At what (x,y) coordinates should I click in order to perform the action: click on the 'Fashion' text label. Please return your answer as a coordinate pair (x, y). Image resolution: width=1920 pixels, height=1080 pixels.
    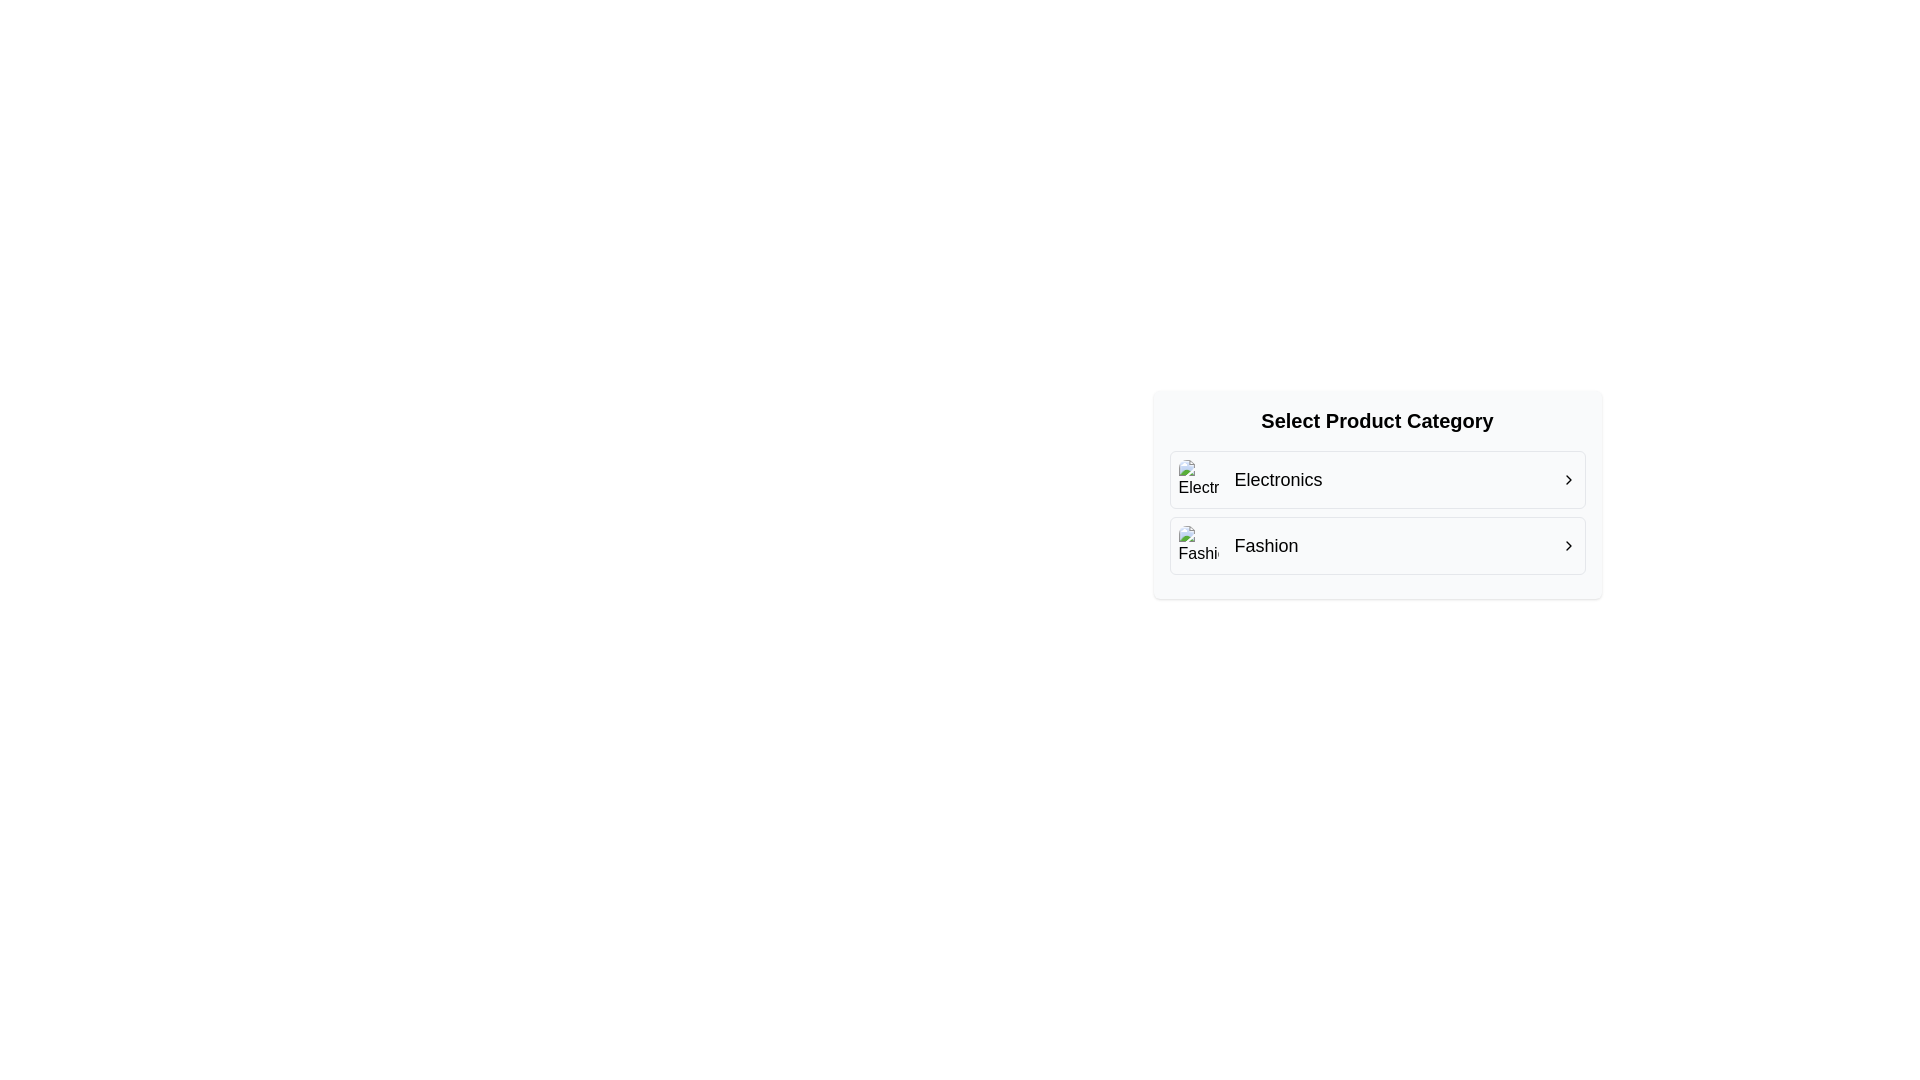
    Looking at the image, I should click on (1265, 546).